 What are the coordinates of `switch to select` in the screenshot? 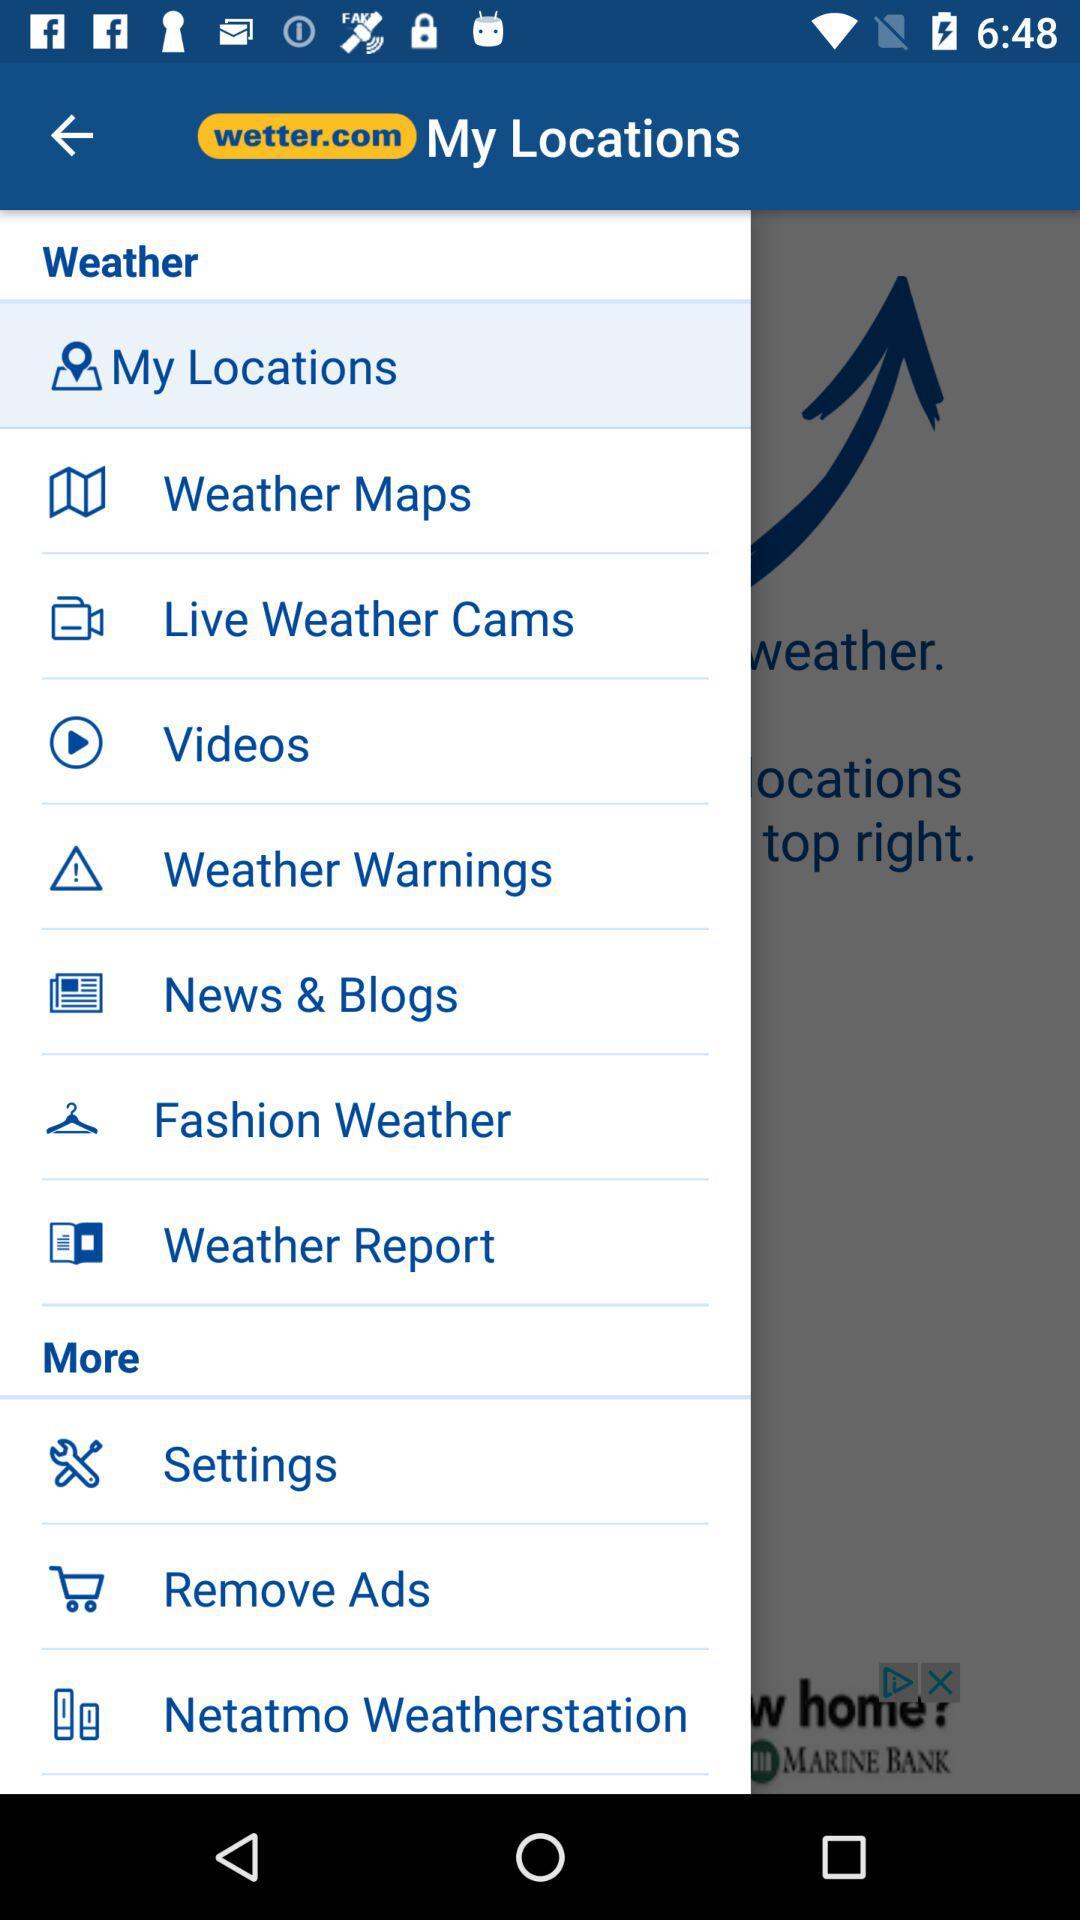 It's located at (540, 1727).